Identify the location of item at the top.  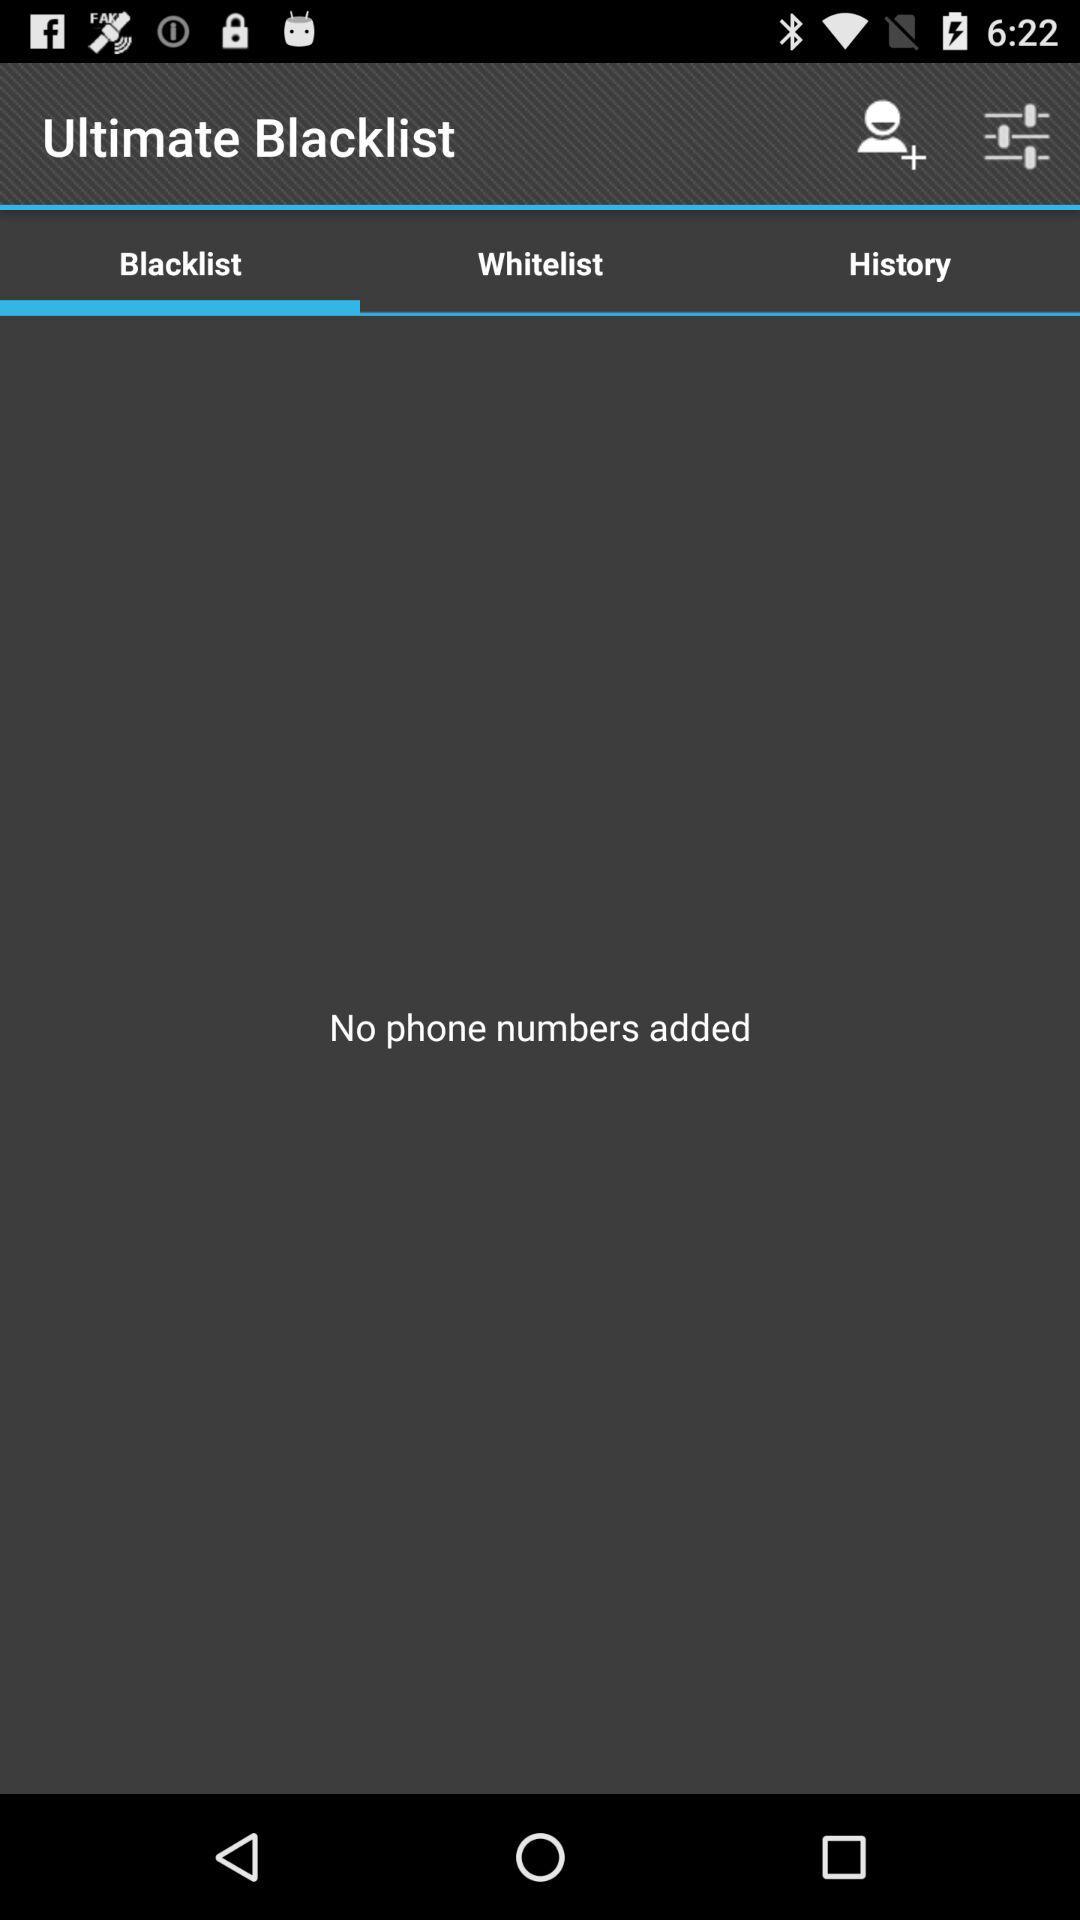
(540, 261).